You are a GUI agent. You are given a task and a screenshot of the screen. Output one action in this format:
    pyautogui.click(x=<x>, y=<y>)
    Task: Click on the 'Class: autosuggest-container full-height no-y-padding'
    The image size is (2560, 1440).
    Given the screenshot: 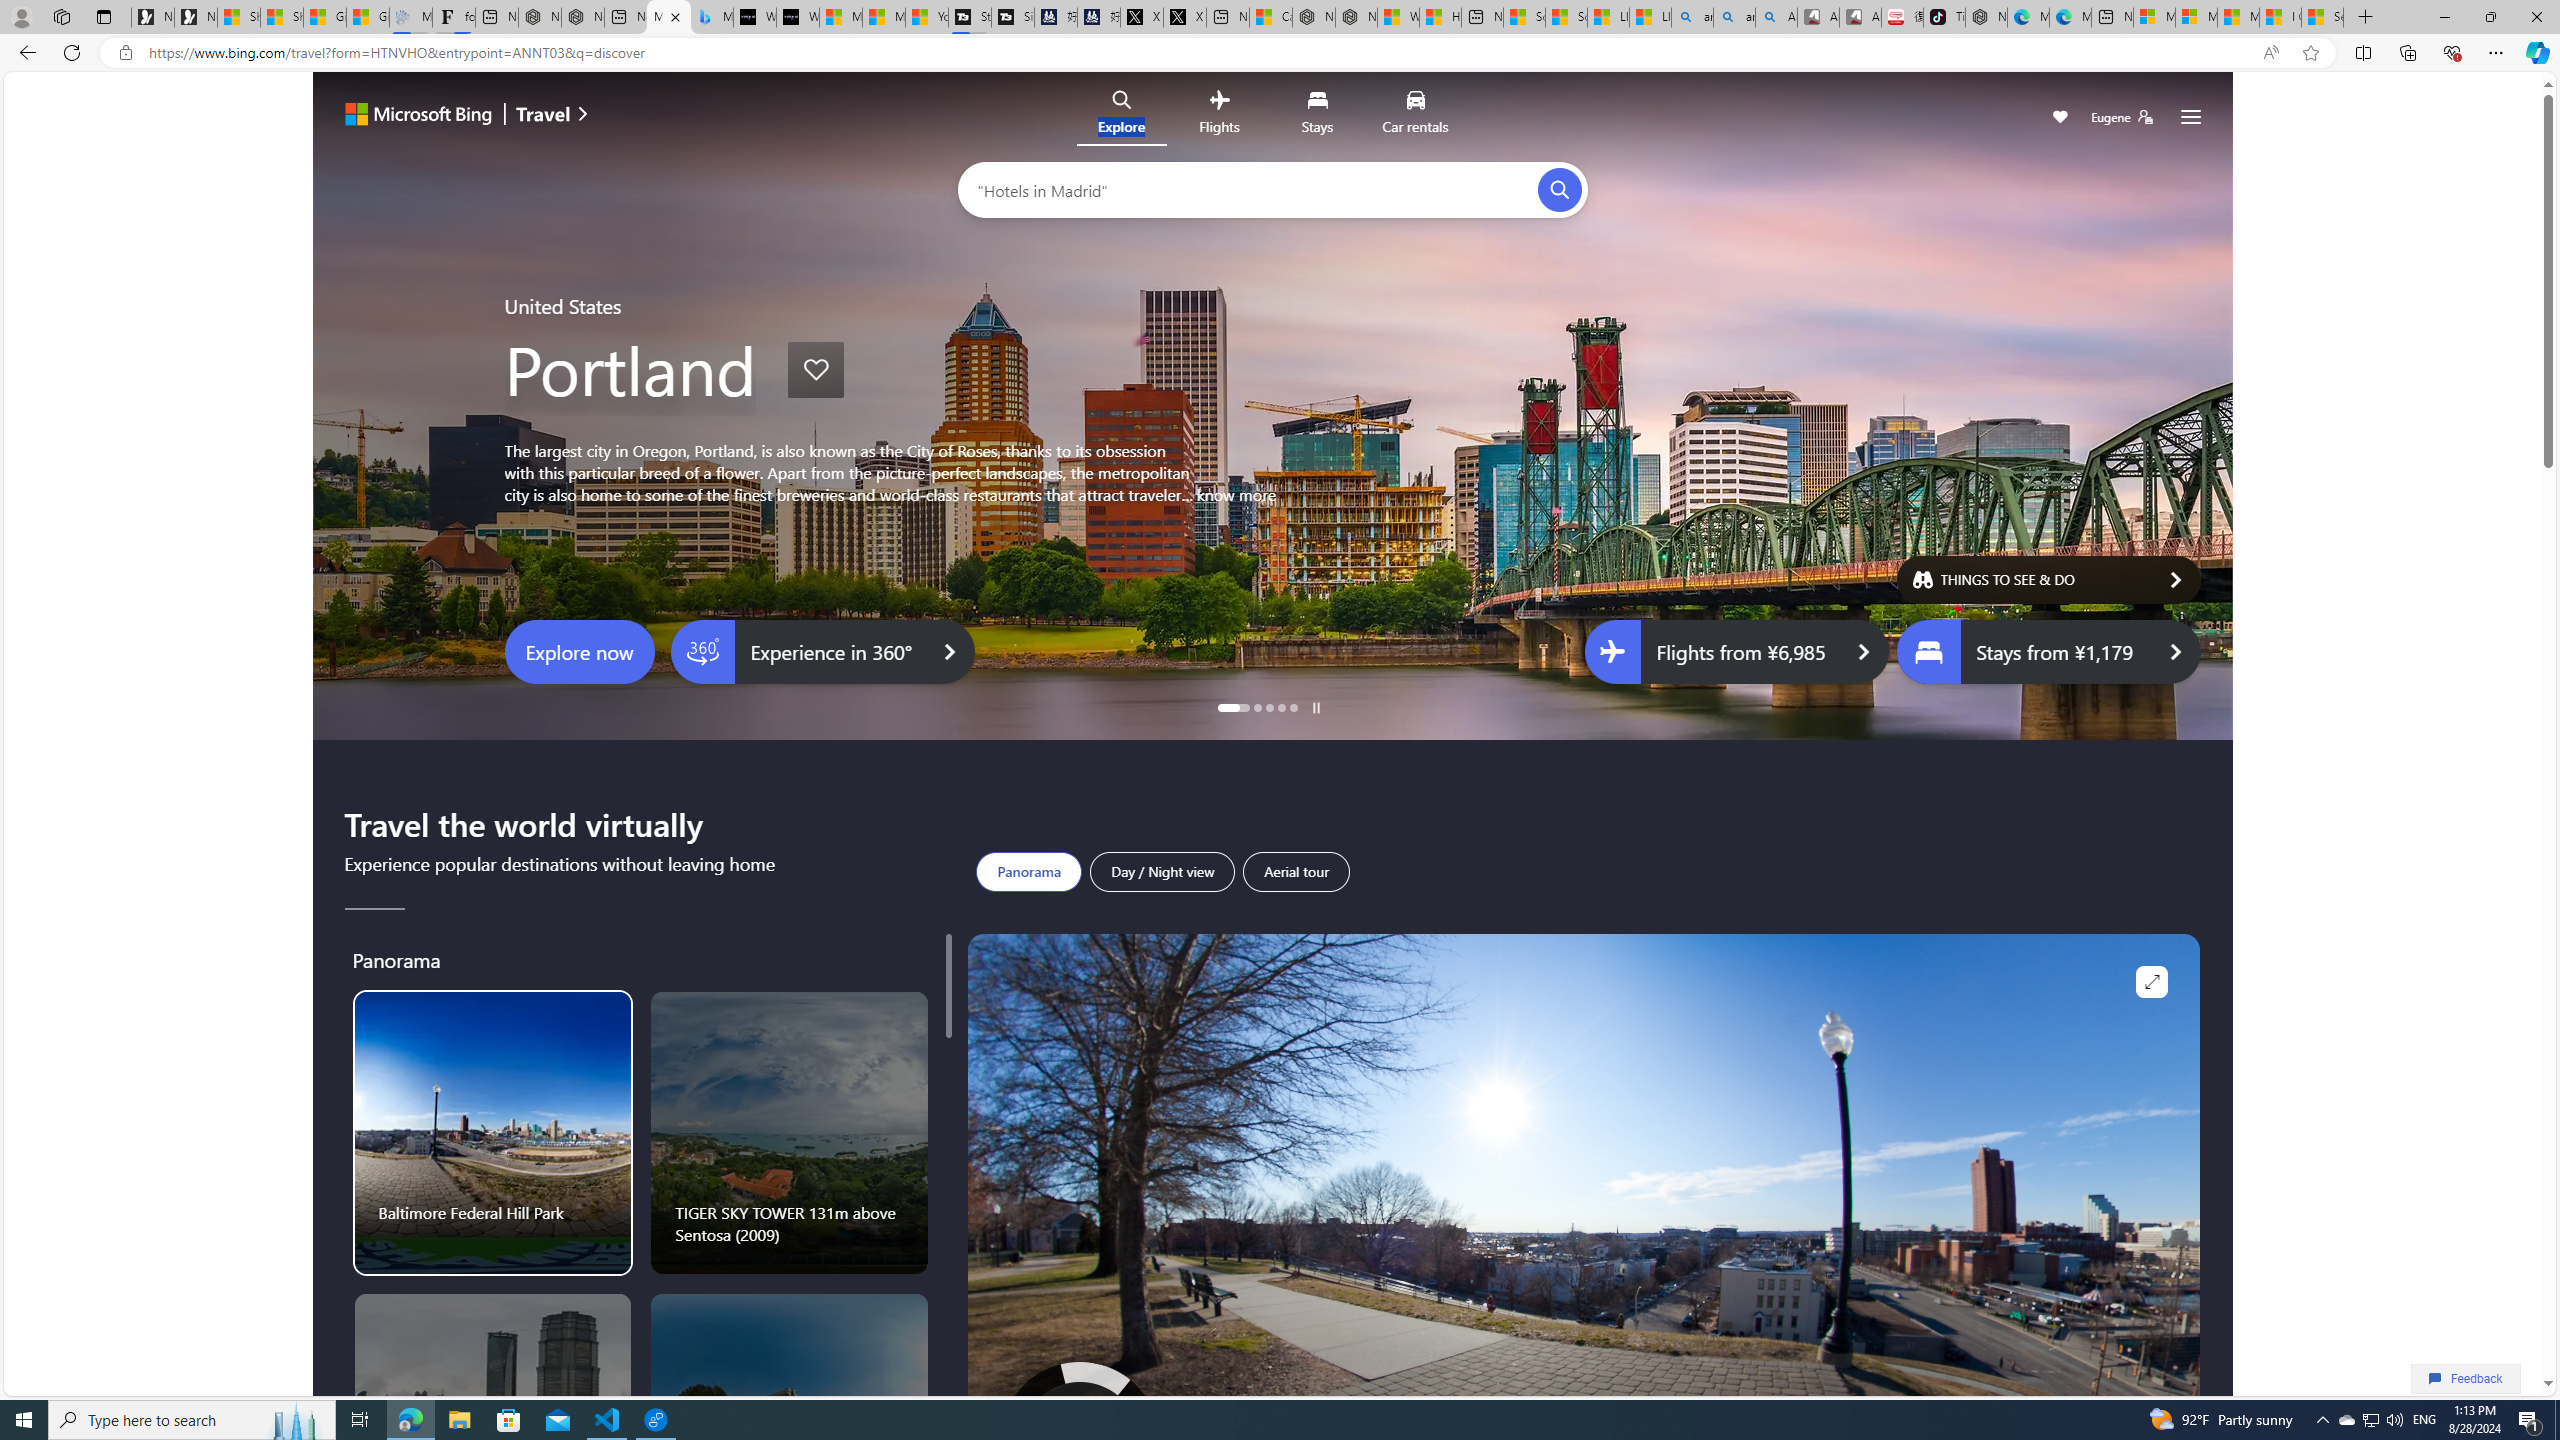 What is the action you would take?
    pyautogui.click(x=1257, y=188)
    